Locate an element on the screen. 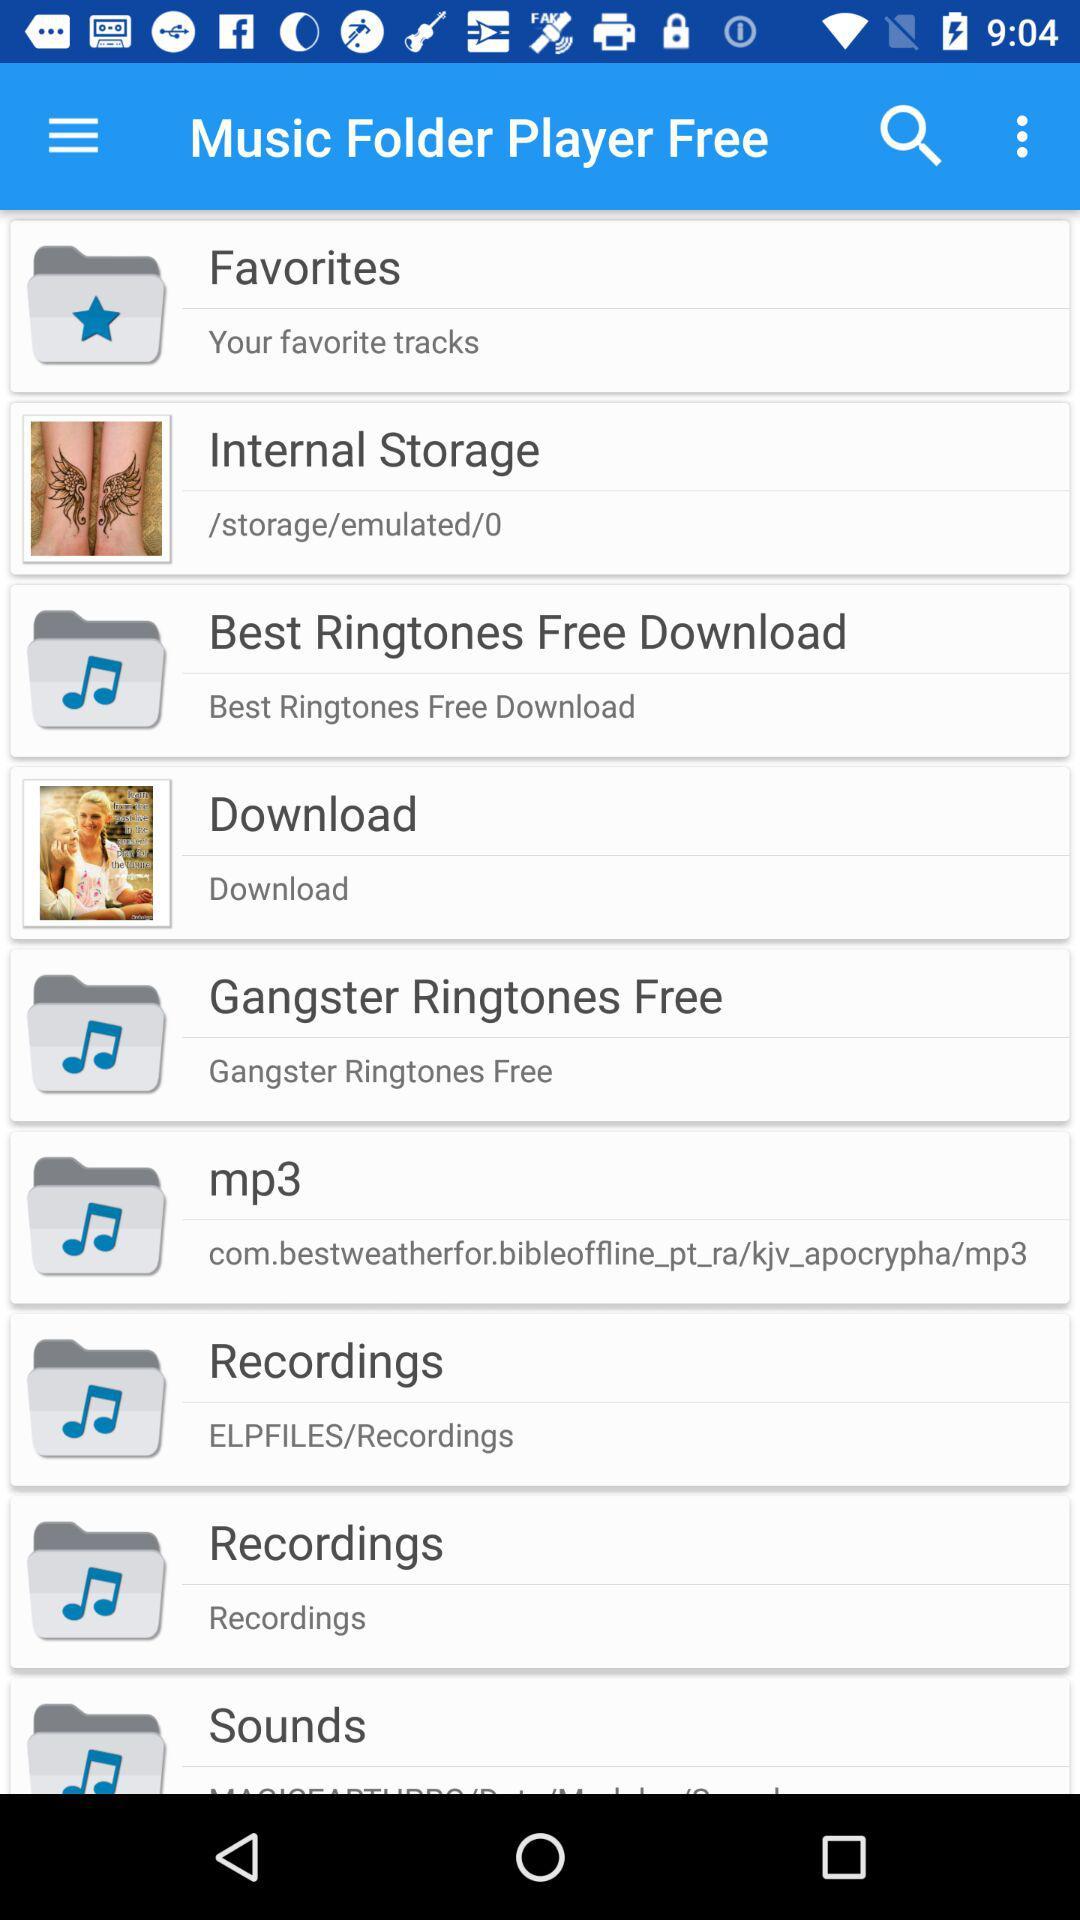  music icon which is beside the best ringtones free download text is located at coordinates (96, 671).